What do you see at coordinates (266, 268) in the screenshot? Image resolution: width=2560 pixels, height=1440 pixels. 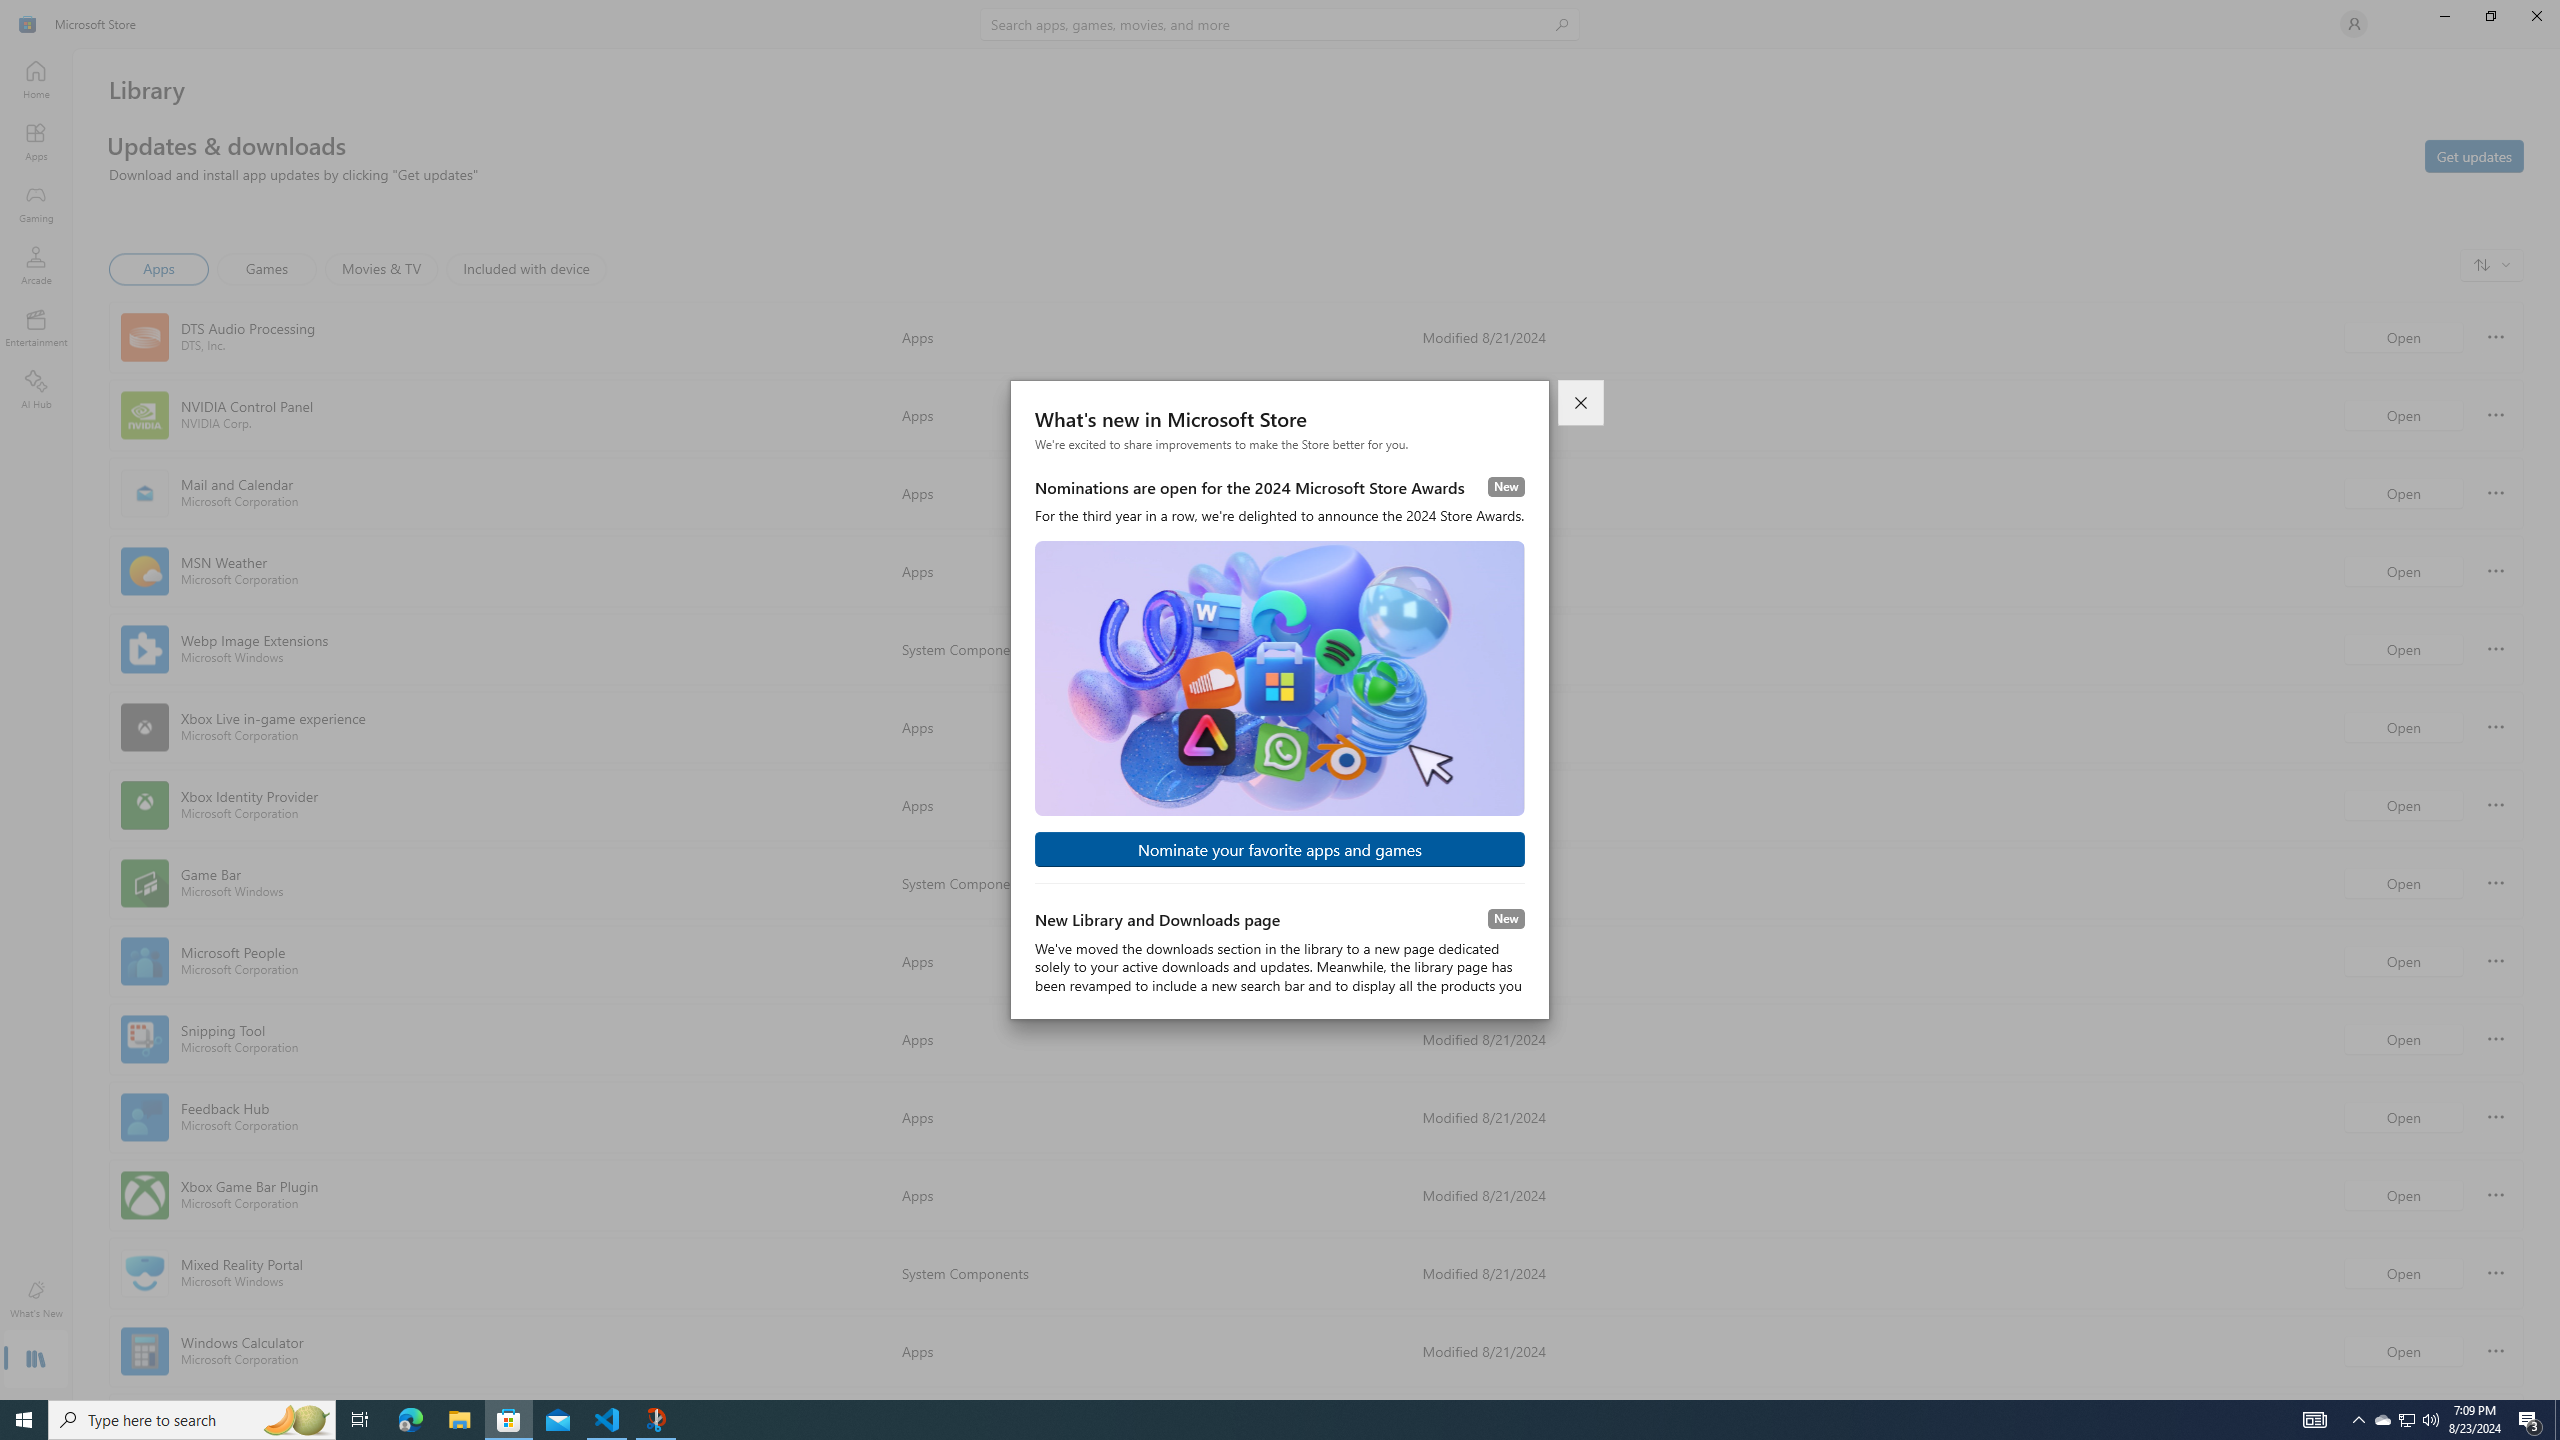 I see `'Games'` at bounding box center [266, 268].